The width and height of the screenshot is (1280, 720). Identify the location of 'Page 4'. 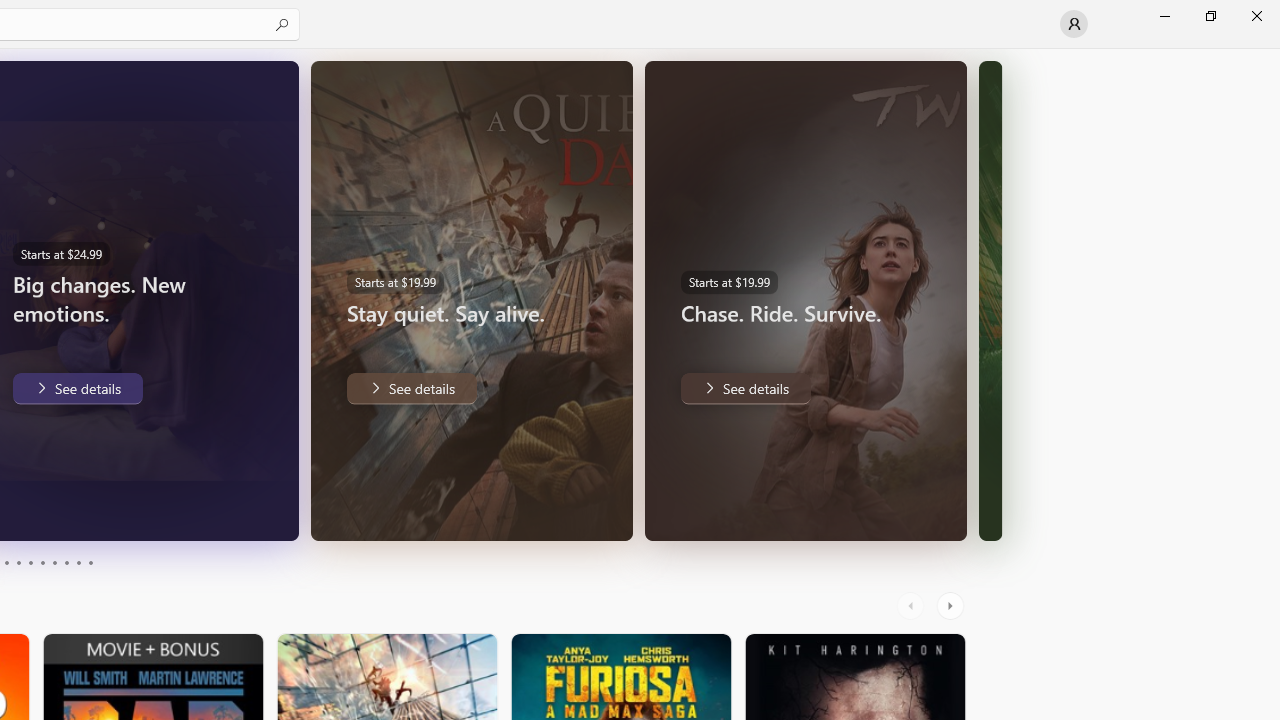
(17, 563).